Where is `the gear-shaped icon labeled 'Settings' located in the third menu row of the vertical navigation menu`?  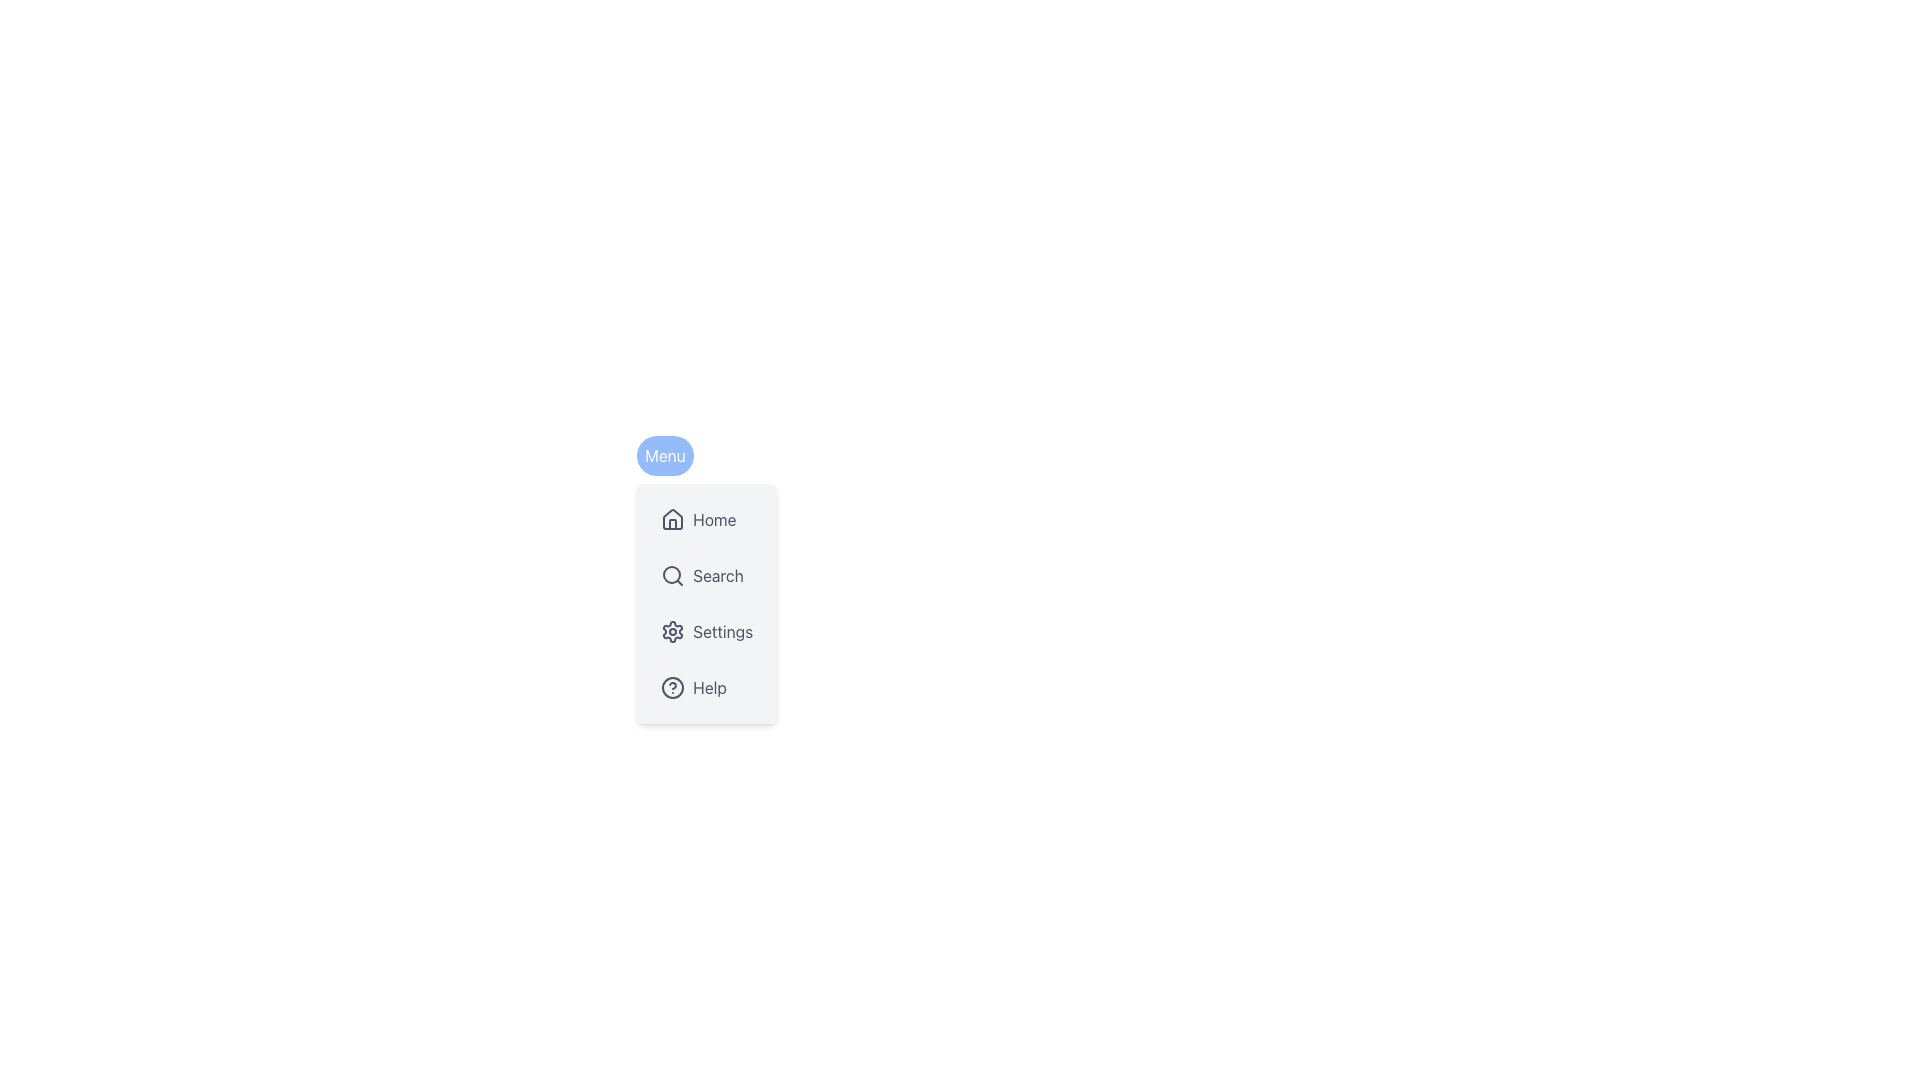 the gear-shaped icon labeled 'Settings' located in the third menu row of the vertical navigation menu is located at coordinates (673, 631).